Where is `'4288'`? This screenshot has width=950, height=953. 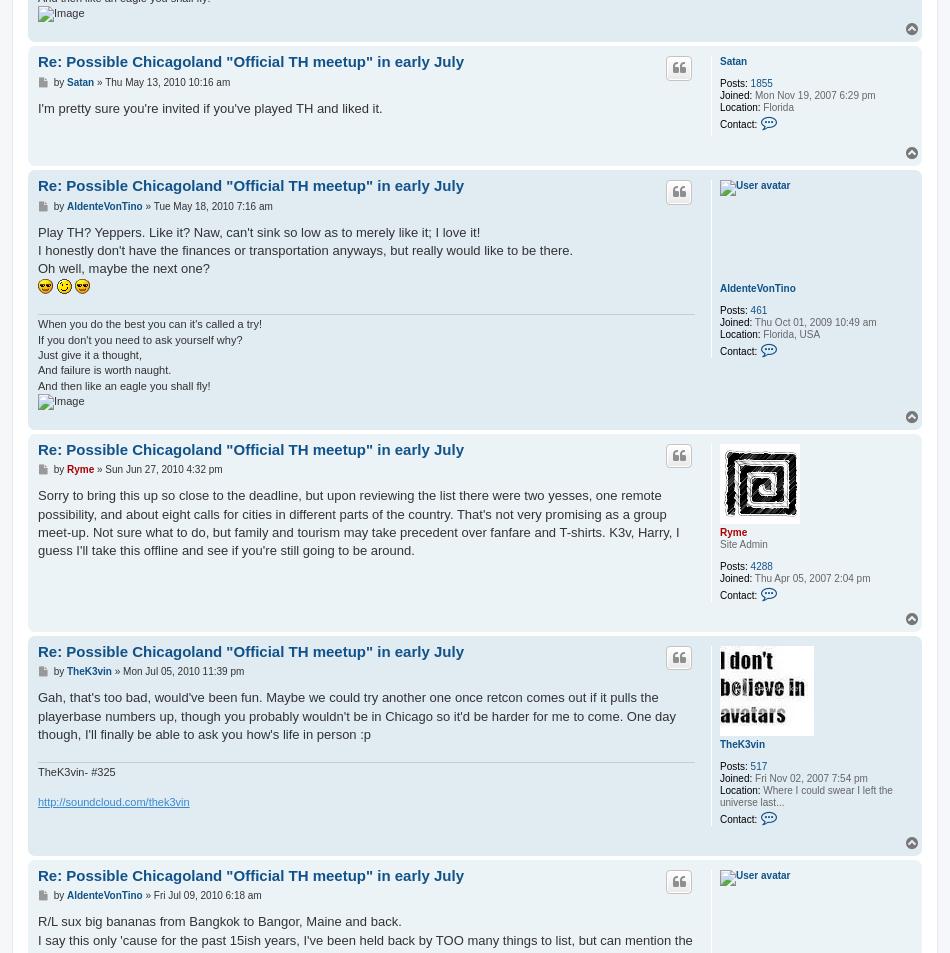 '4288' is located at coordinates (760, 566).